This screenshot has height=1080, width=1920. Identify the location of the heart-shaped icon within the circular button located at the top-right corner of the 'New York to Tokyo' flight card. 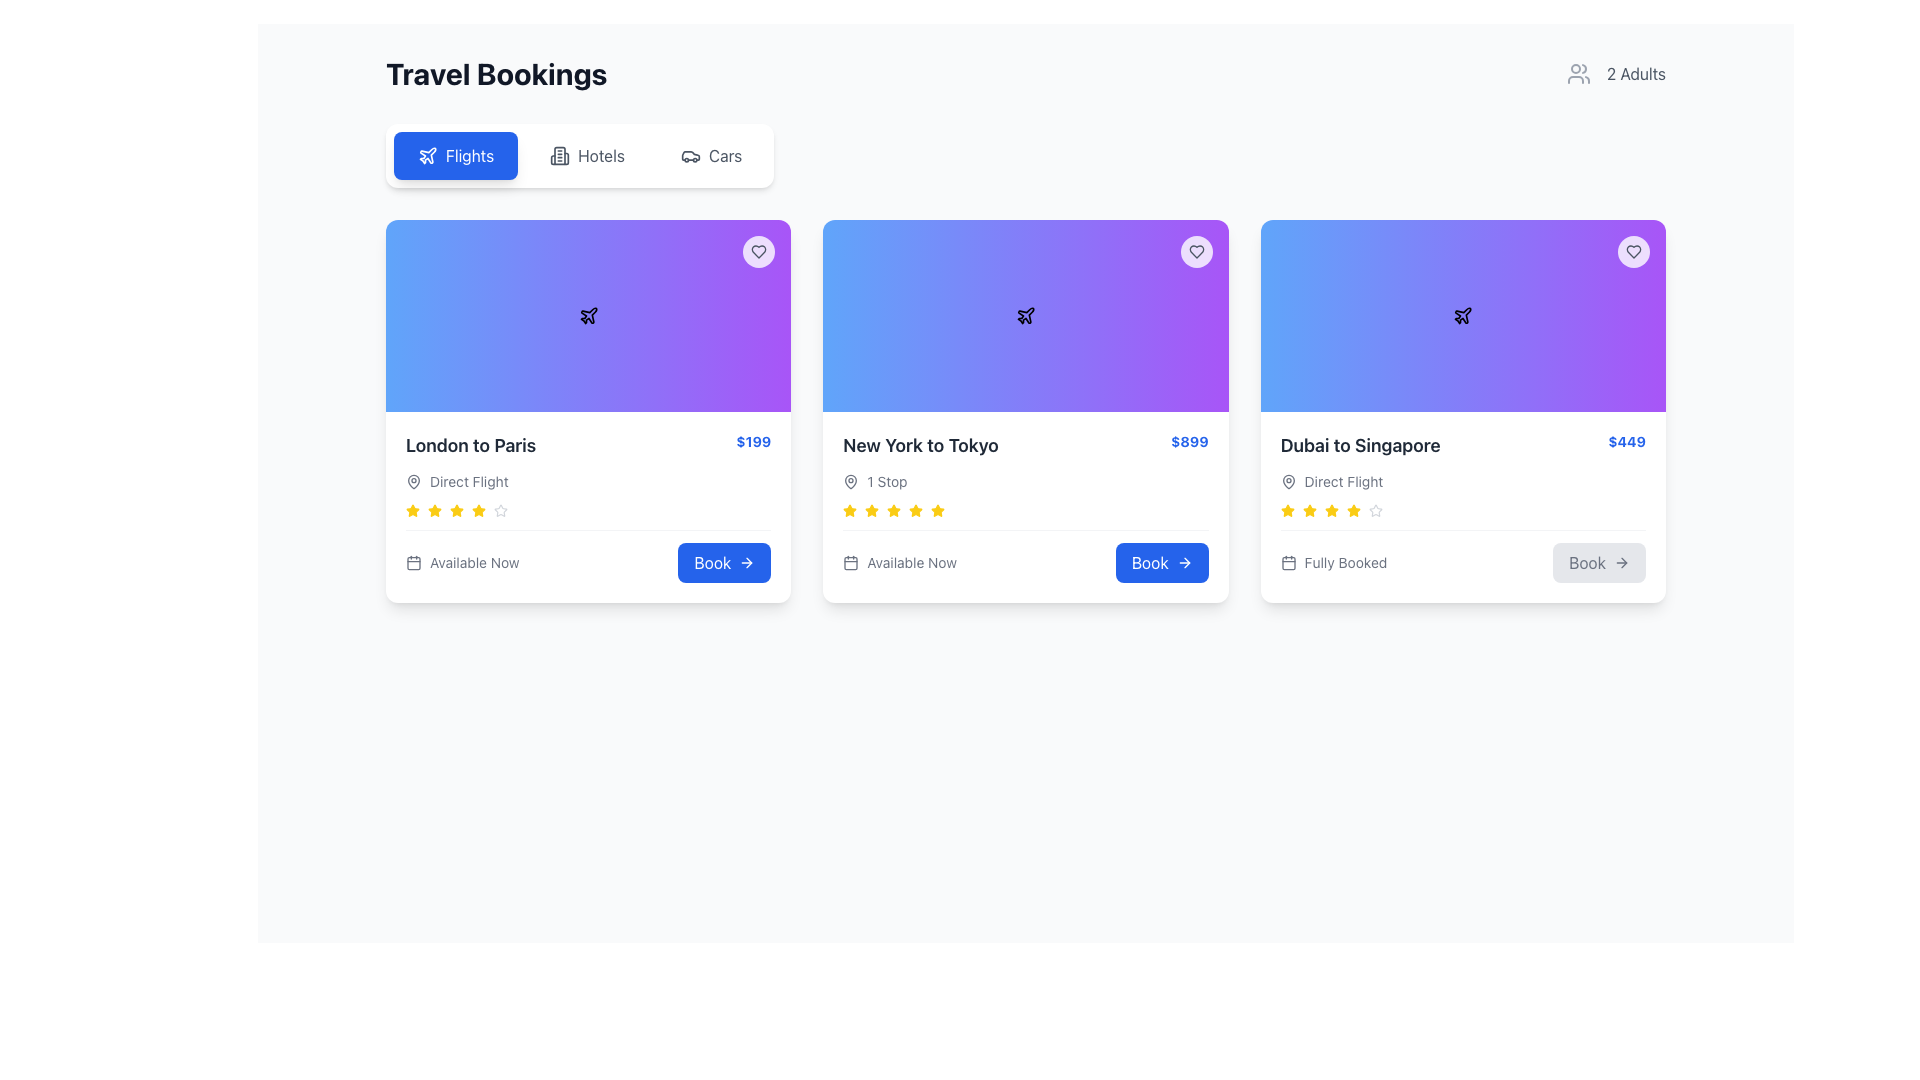
(758, 250).